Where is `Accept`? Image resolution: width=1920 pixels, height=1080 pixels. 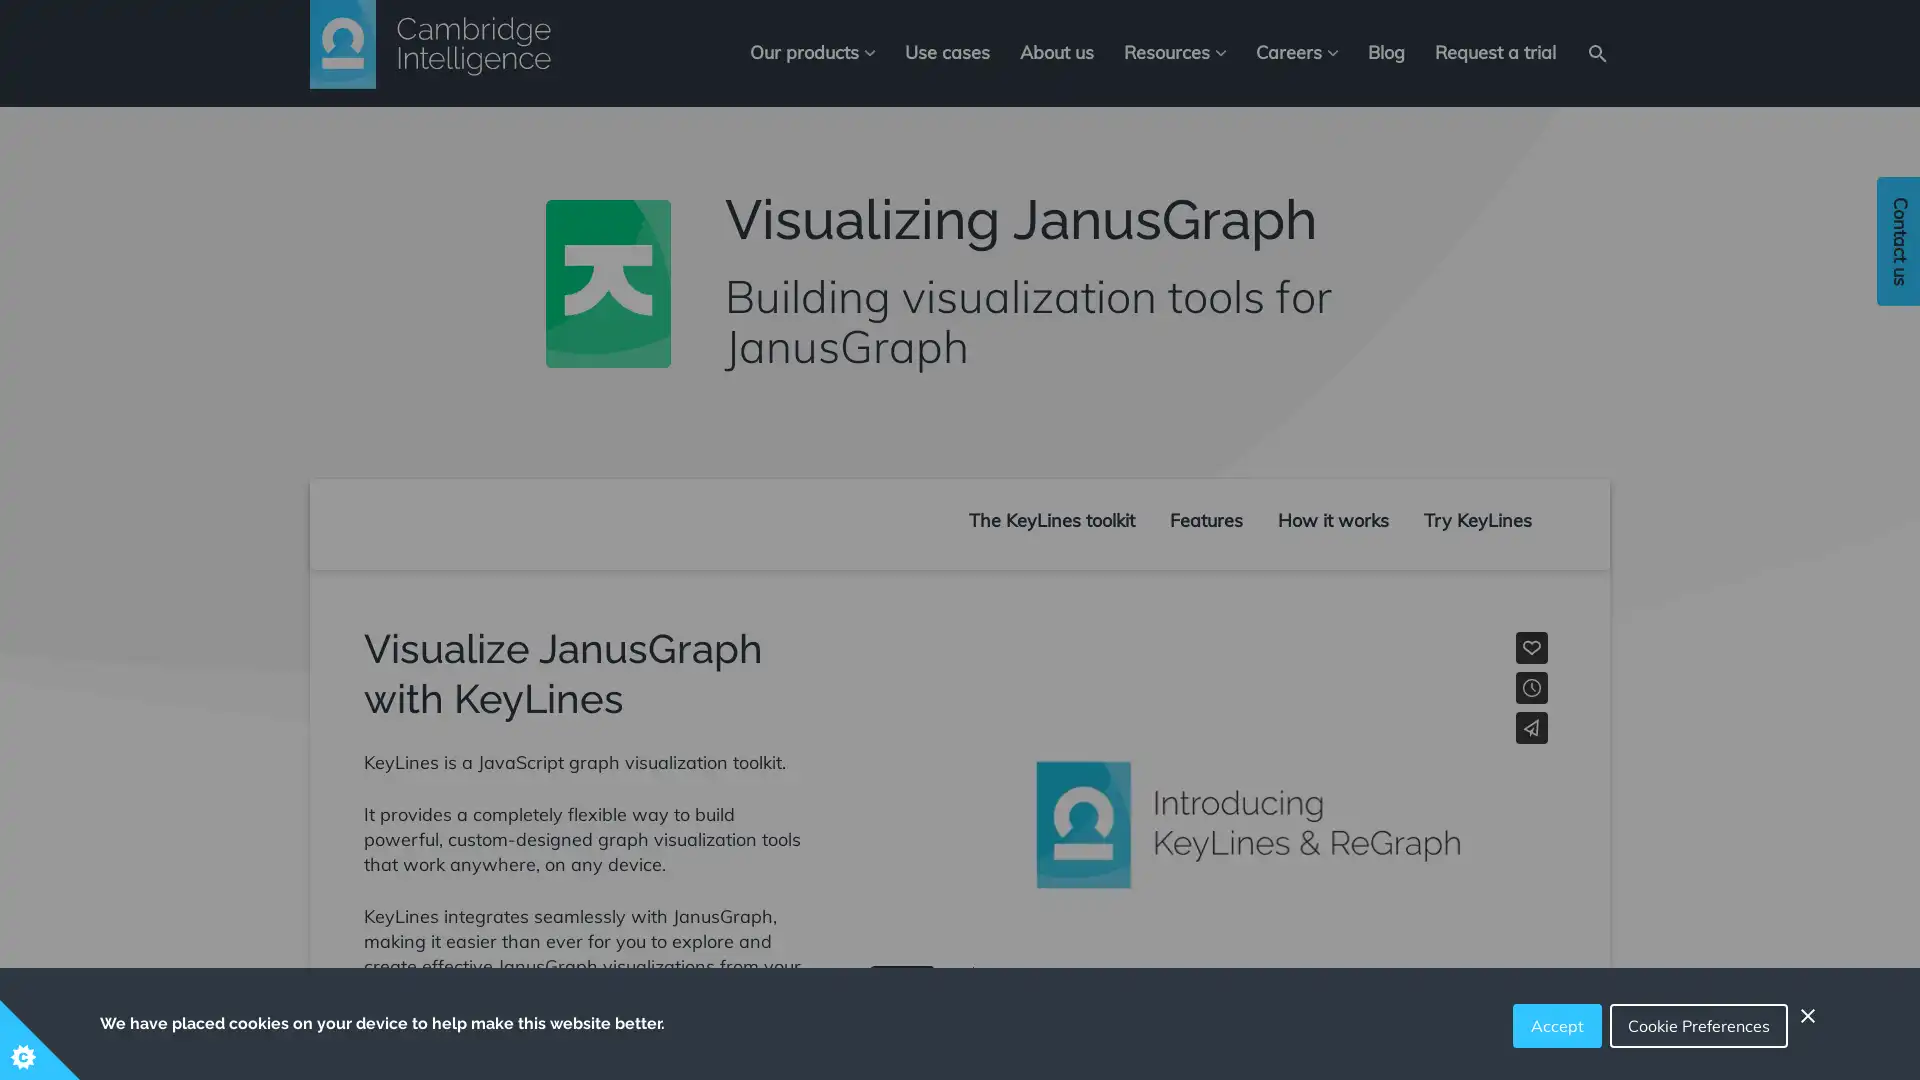
Accept is located at coordinates (1556, 1026).